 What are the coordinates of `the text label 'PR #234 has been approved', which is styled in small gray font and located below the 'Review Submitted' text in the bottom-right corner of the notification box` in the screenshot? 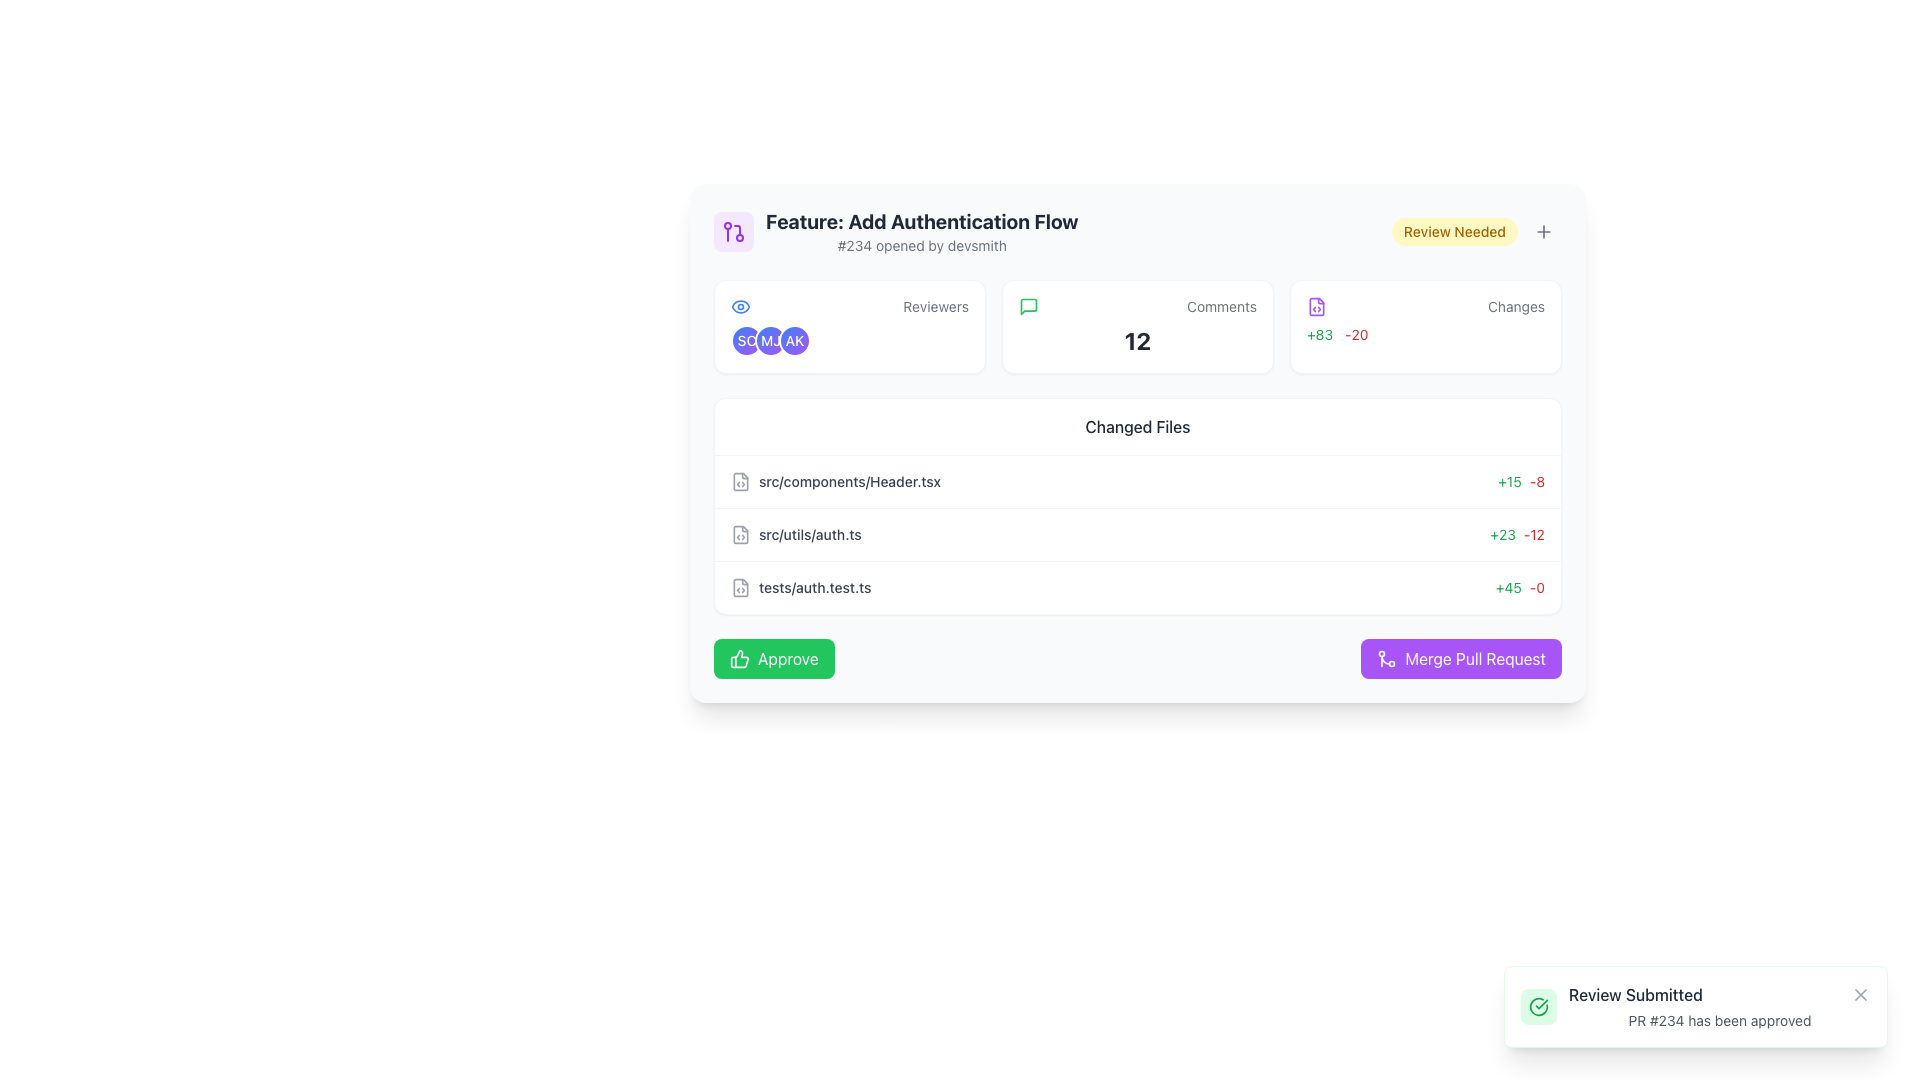 It's located at (1718, 1021).